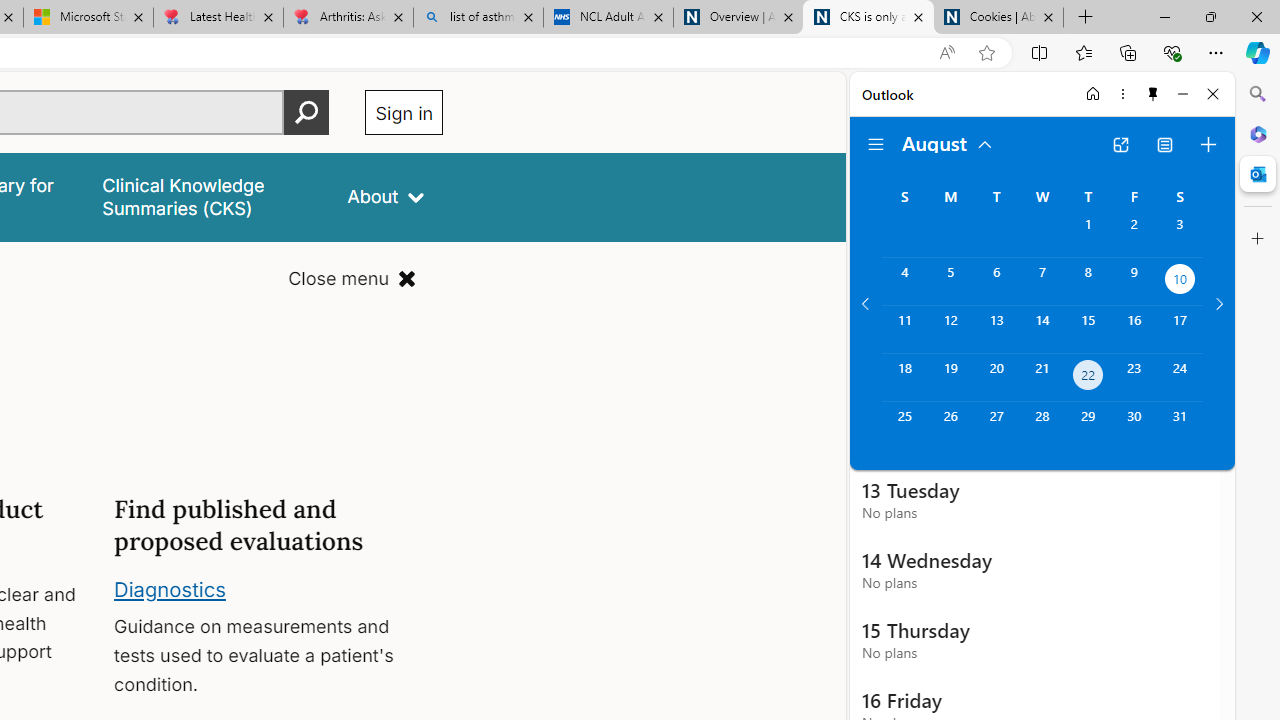  I want to click on 'Friday, August 23, 2024. ', so click(1134, 377).